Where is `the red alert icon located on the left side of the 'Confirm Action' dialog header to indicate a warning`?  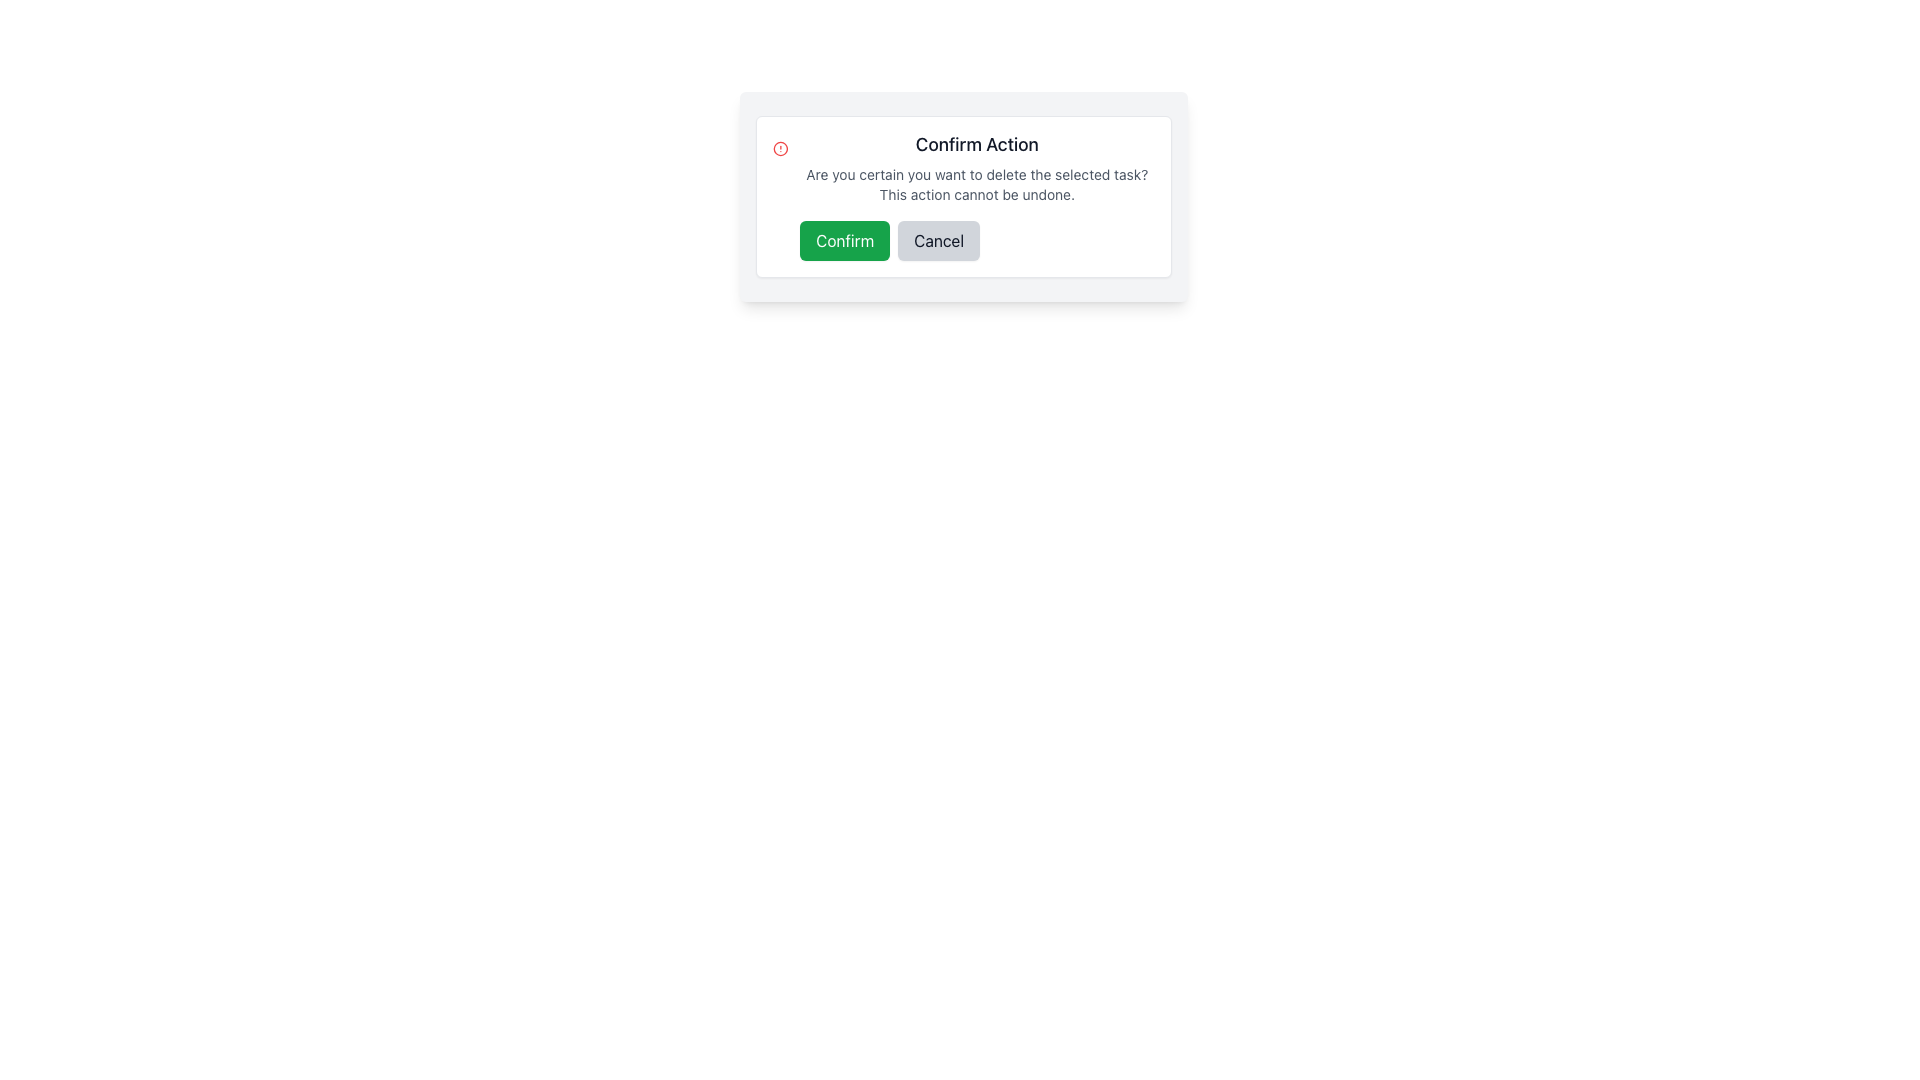 the red alert icon located on the left side of the 'Confirm Action' dialog header to indicate a warning is located at coordinates (779, 148).